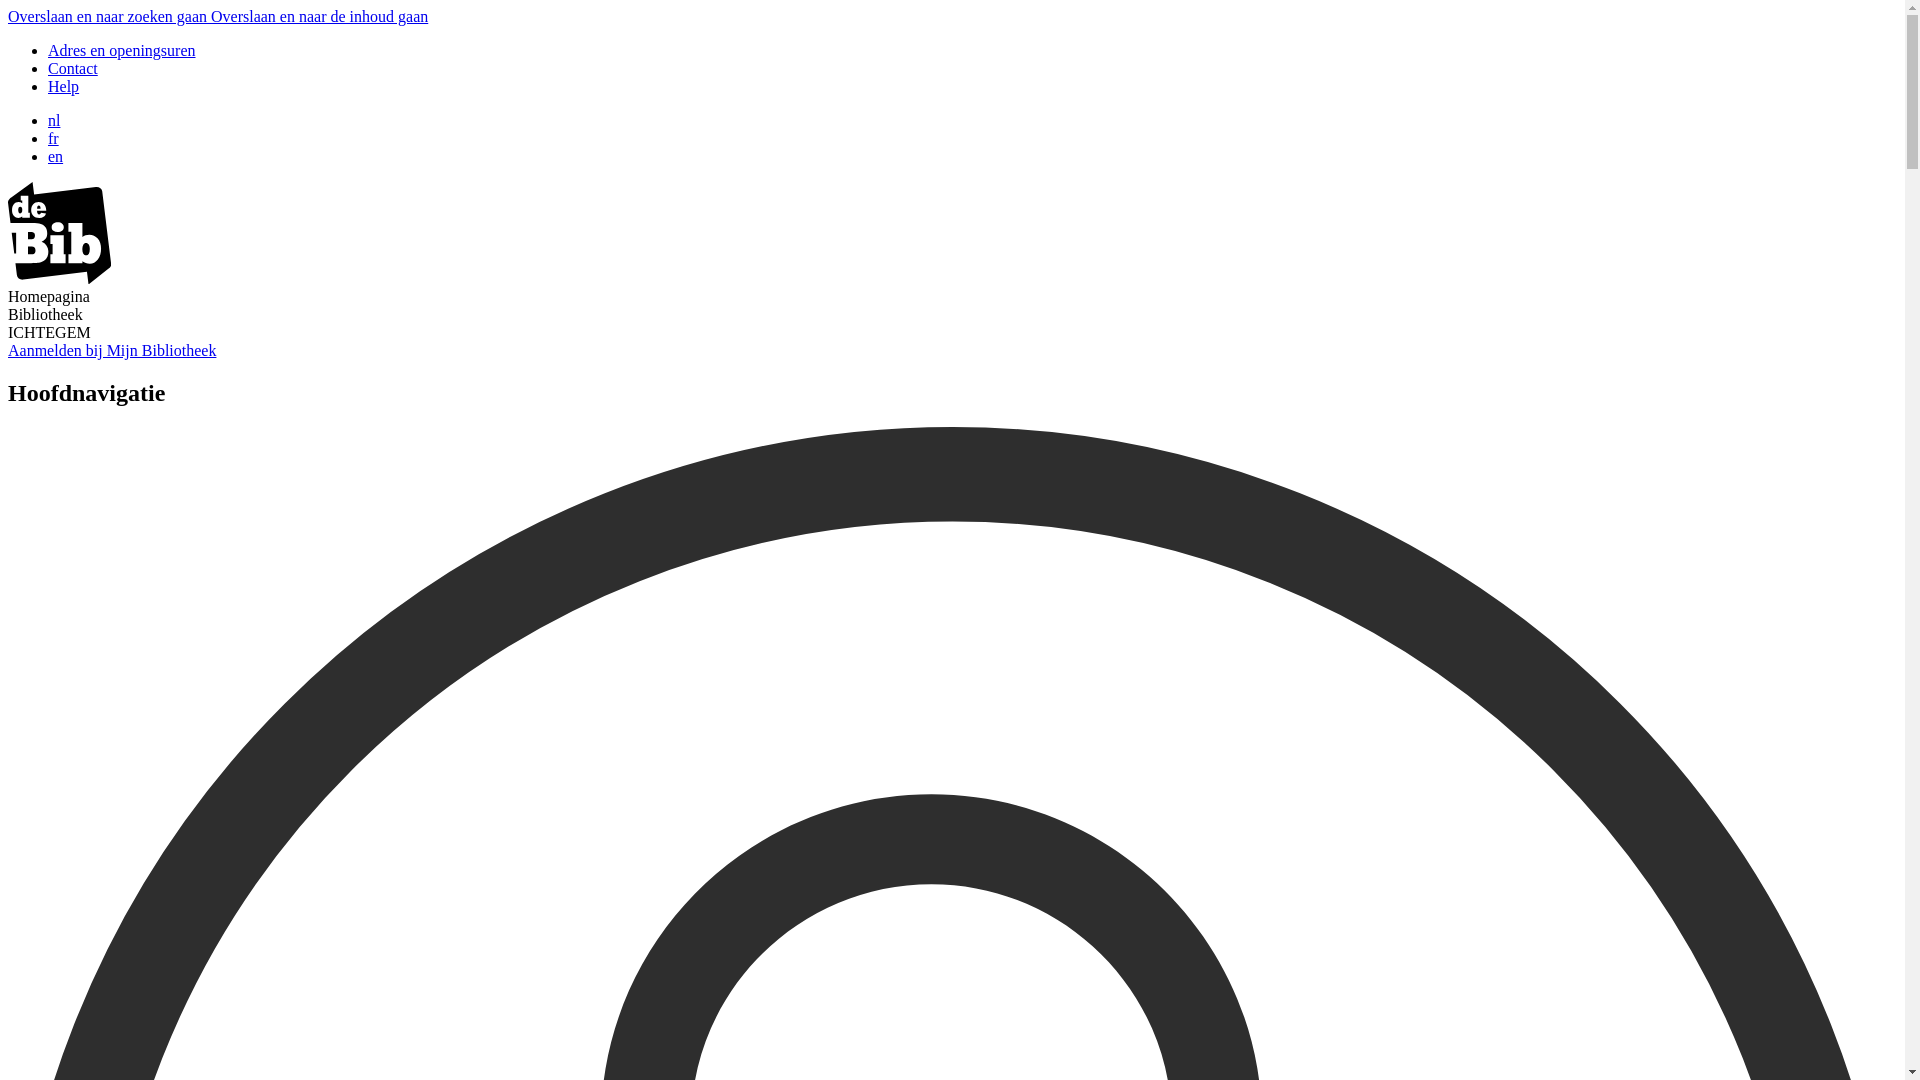 This screenshot has width=1920, height=1080. Describe the element at coordinates (72, 67) in the screenshot. I see `'Contact'` at that location.